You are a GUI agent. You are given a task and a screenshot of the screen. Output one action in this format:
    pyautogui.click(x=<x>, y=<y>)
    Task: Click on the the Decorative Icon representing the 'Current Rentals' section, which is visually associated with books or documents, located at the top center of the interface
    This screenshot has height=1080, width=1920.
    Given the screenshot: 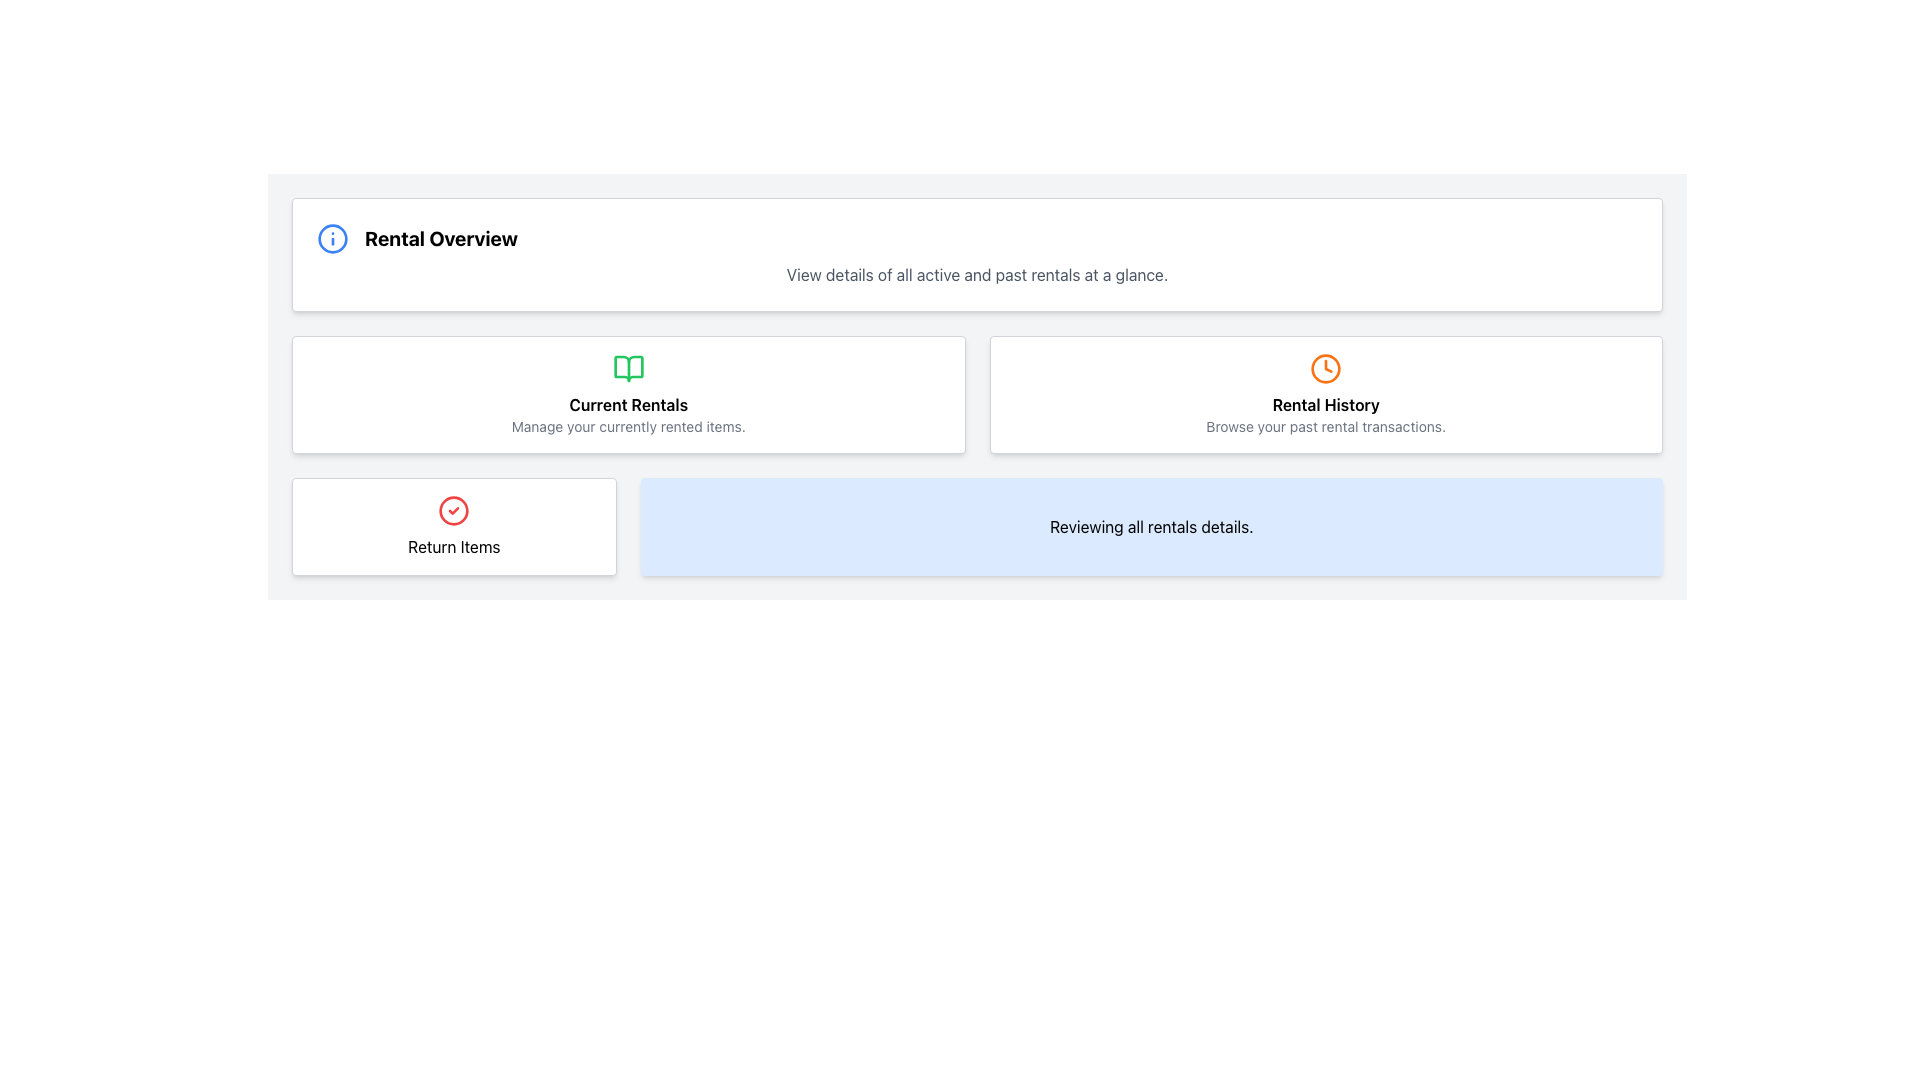 What is the action you would take?
    pyautogui.click(x=627, y=369)
    